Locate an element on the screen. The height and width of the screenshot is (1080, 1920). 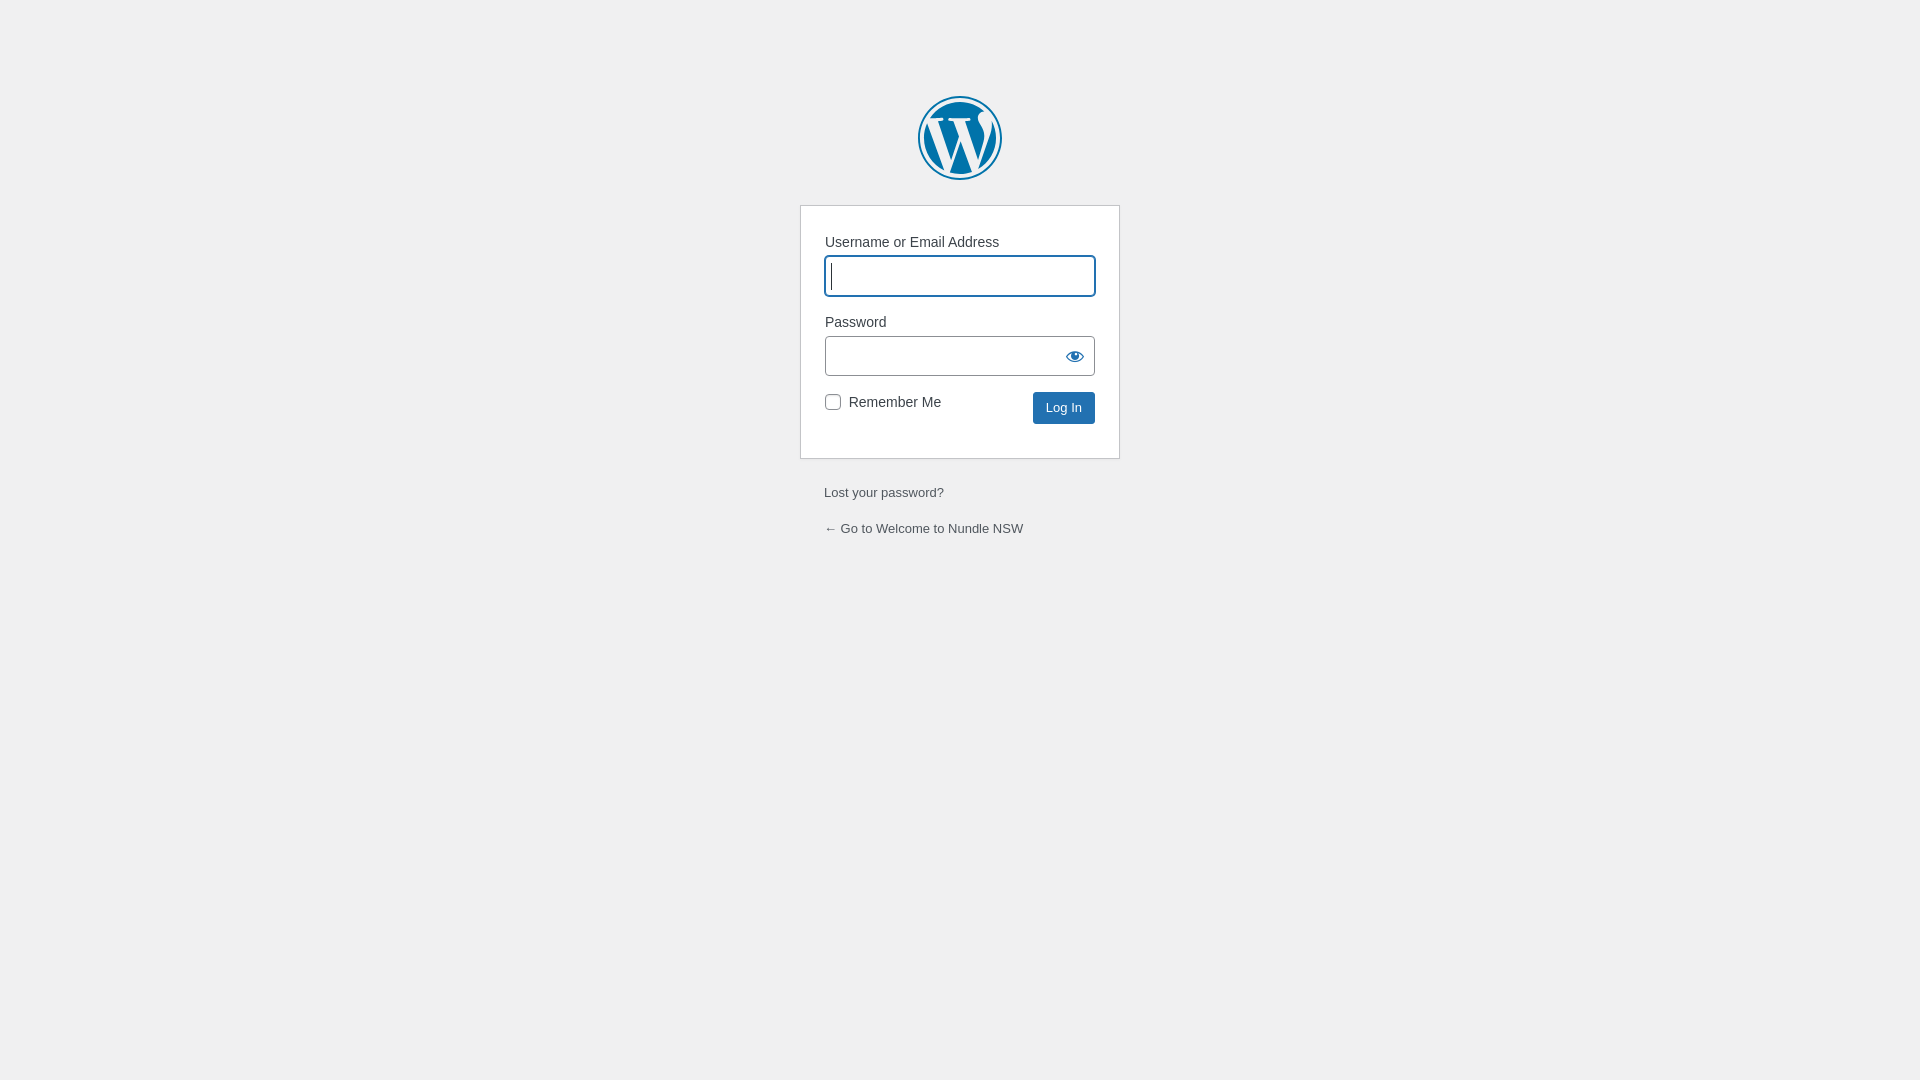
'Lost your password?' is located at coordinates (882, 492).